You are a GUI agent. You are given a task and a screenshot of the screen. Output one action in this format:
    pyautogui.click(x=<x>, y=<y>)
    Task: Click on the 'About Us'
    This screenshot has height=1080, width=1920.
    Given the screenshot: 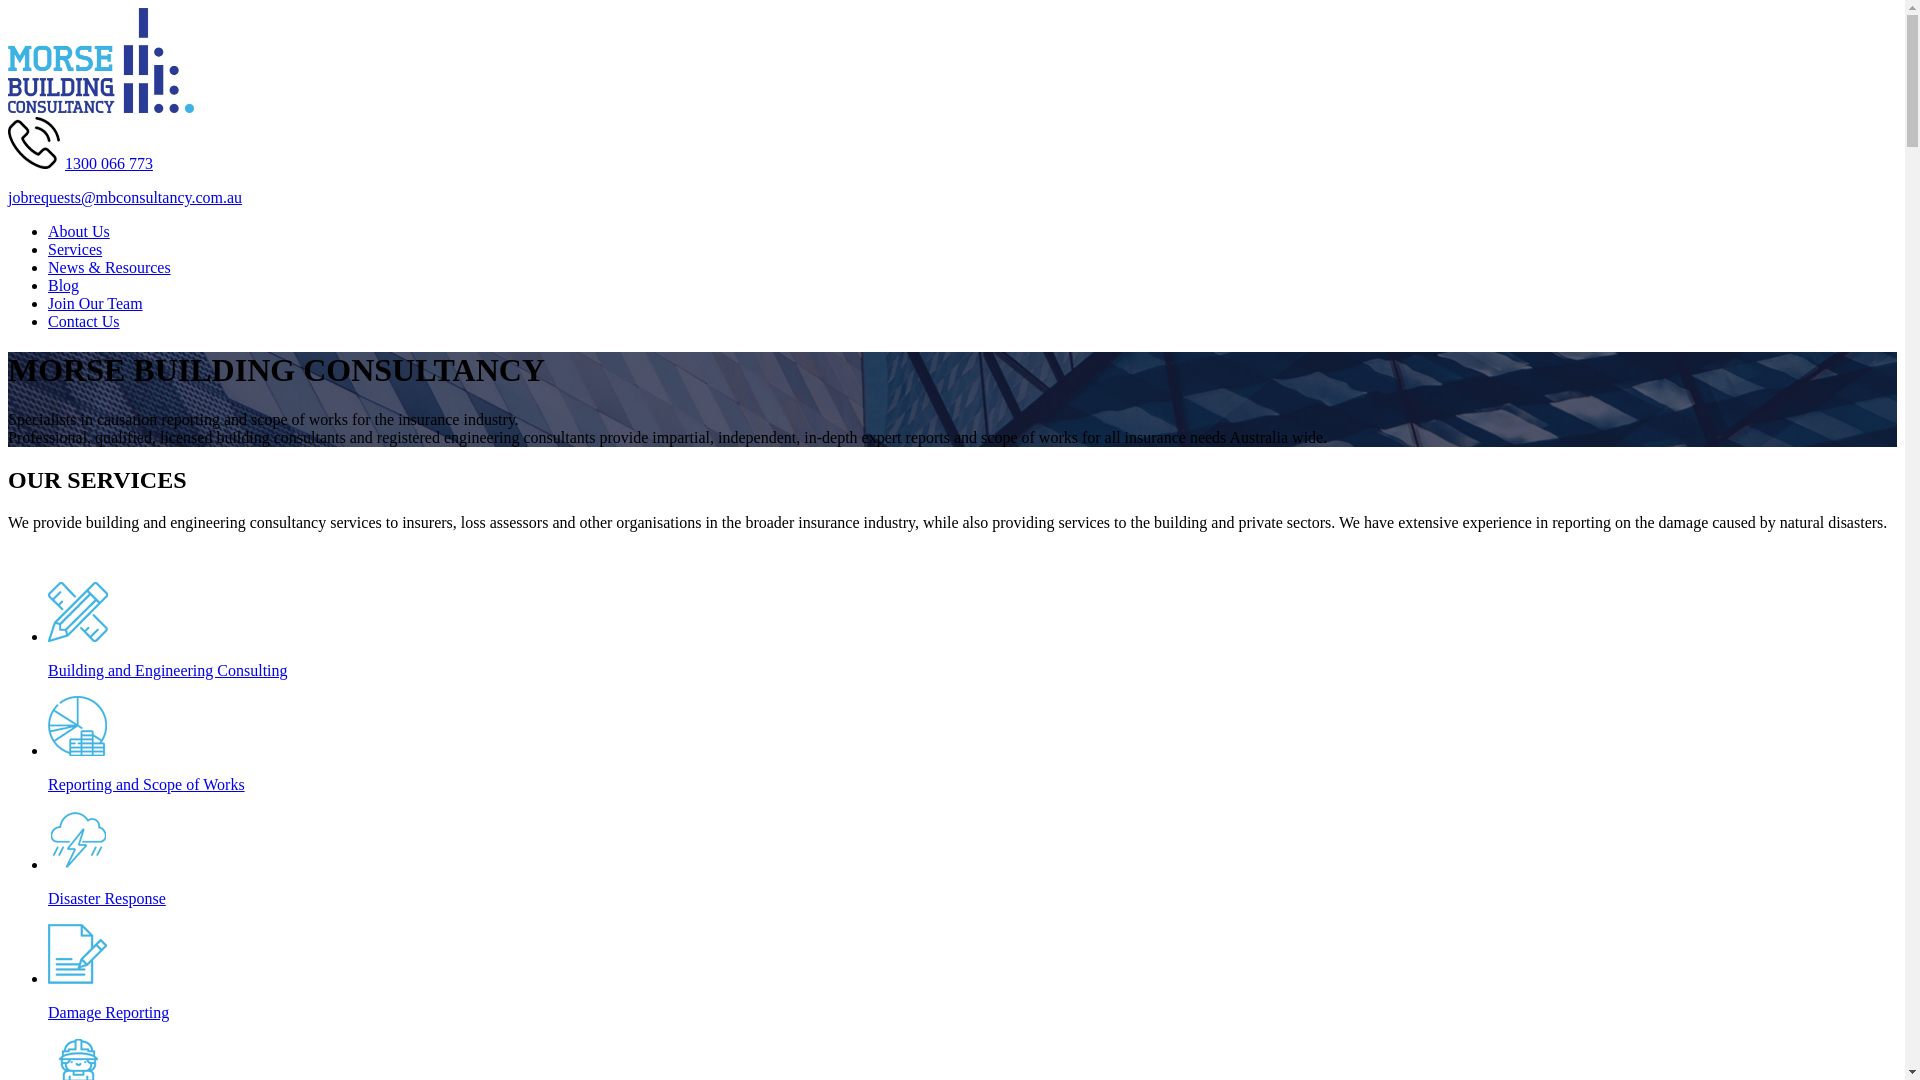 What is the action you would take?
    pyautogui.click(x=78, y=230)
    